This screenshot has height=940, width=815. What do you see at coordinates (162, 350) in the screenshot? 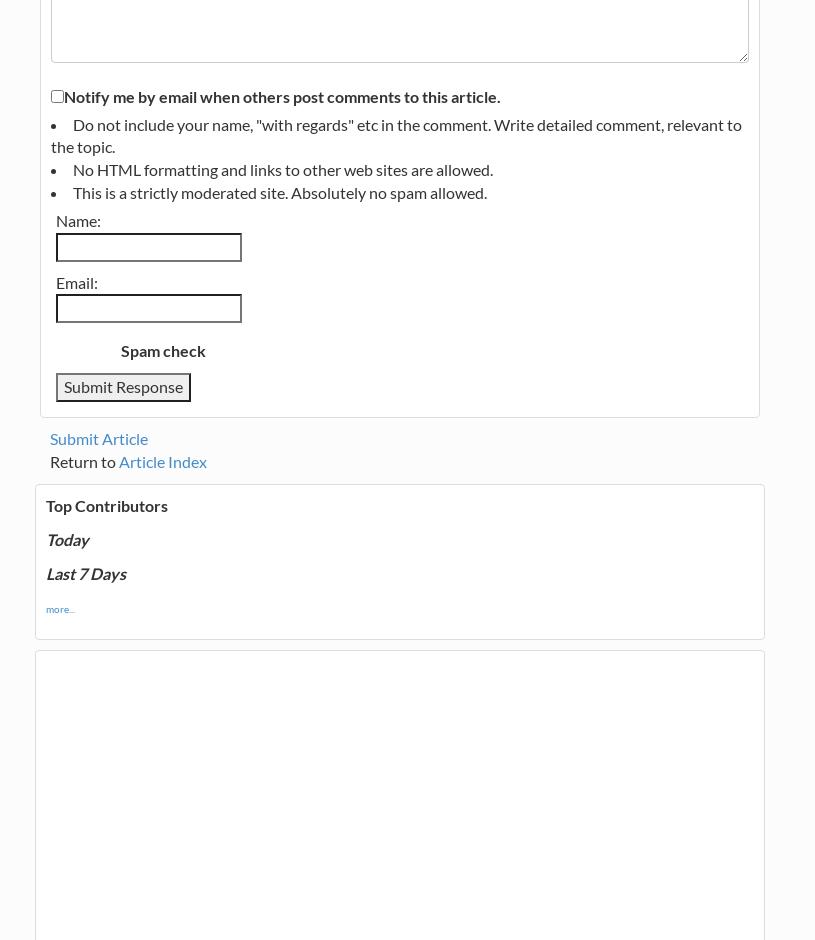
I see `'Spam check'` at bounding box center [162, 350].